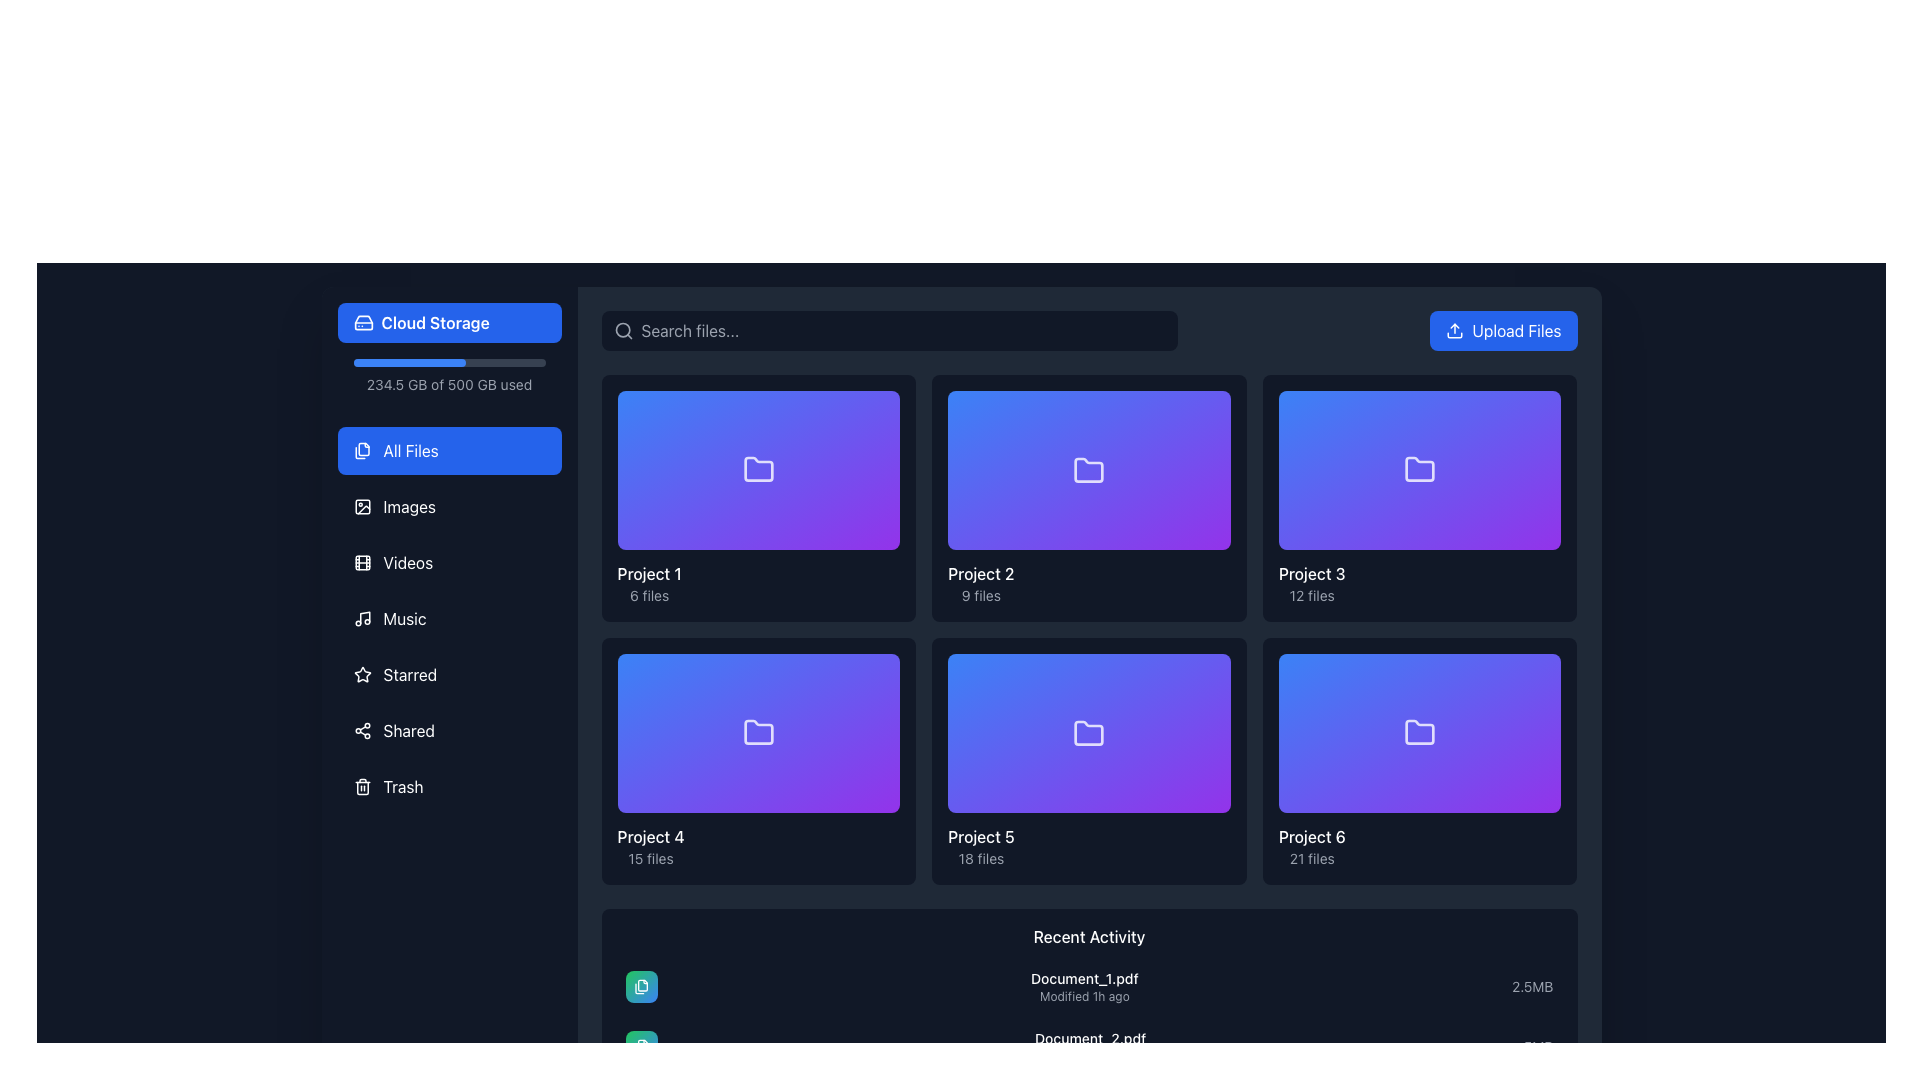 The image size is (1920, 1080). I want to click on the 'Music' navigational link in the vertical navigation menu, so click(403, 617).